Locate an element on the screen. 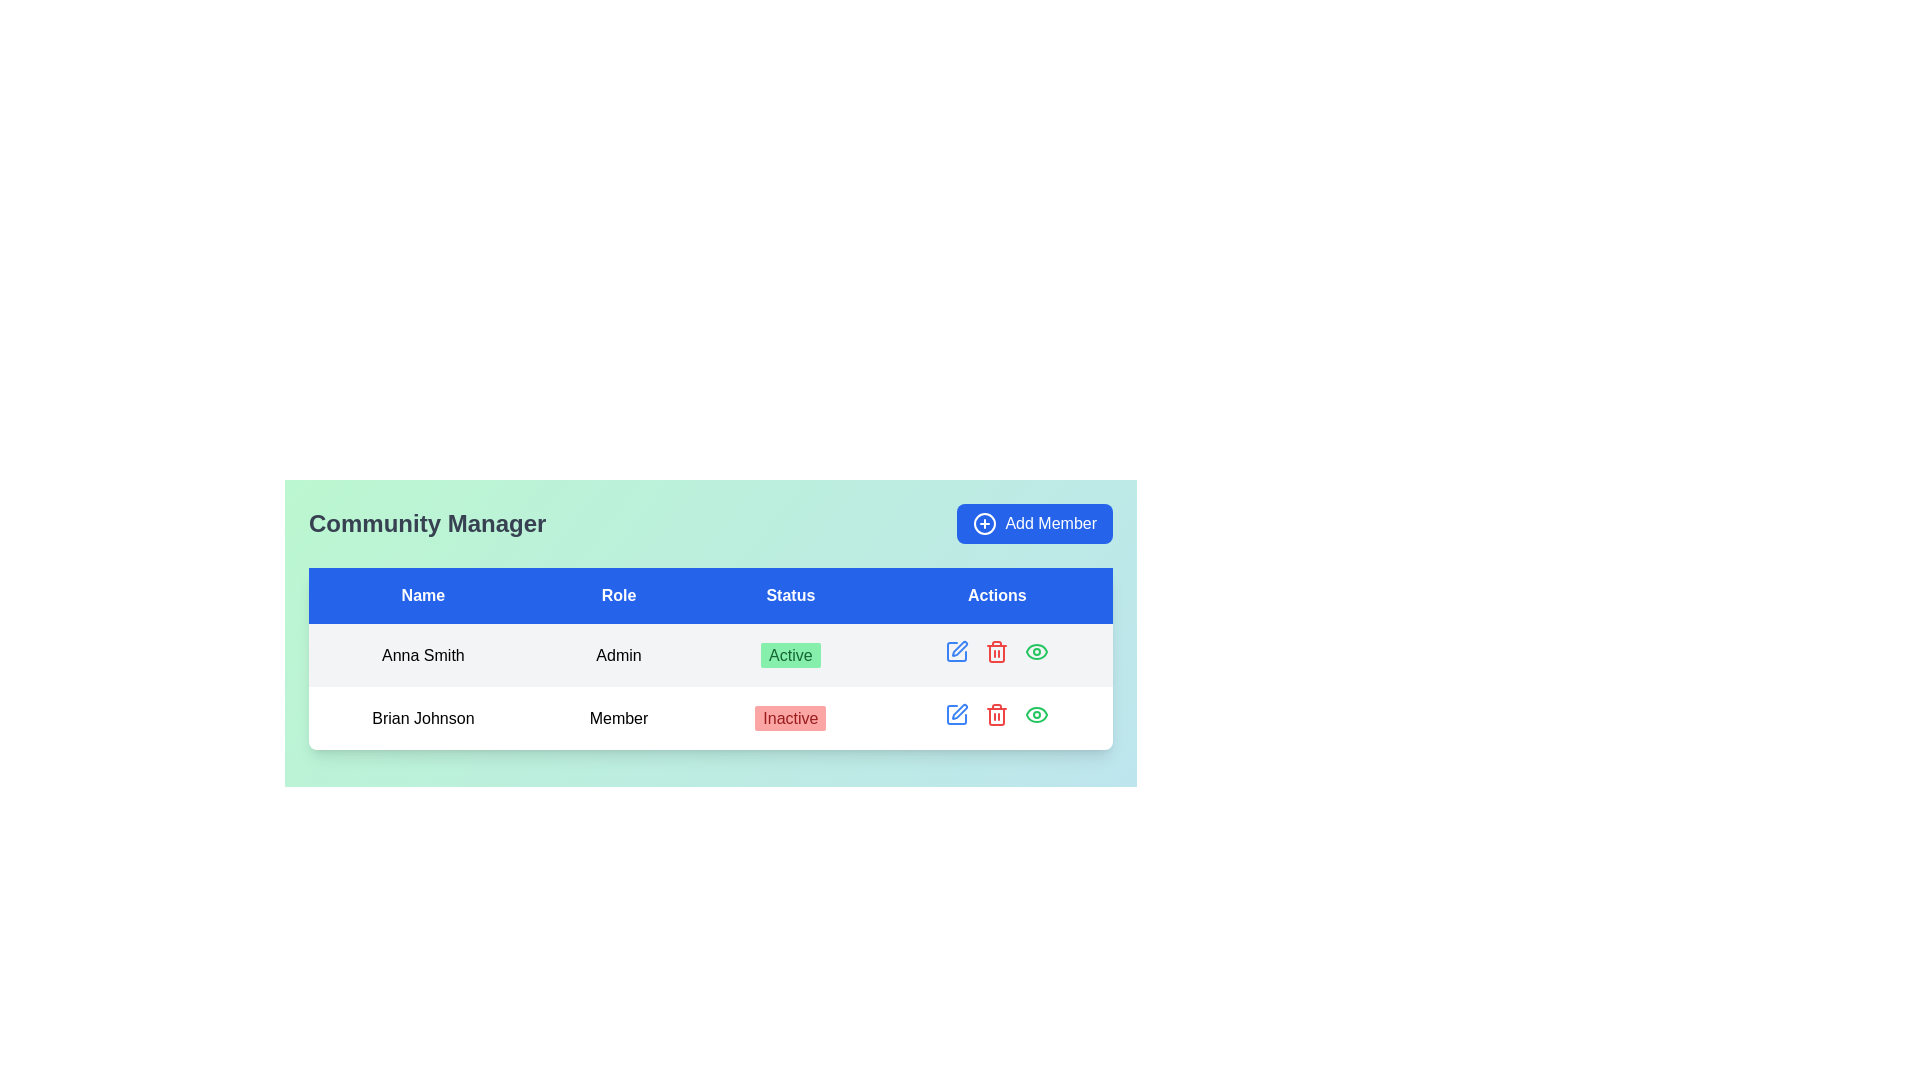 The image size is (1920, 1080). the status label or badge indicating that user 'Brian Johnson' is 'Inactive', located in the 'Status' column of the second row under 'Community Manager' is located at coordinates (789, 717).